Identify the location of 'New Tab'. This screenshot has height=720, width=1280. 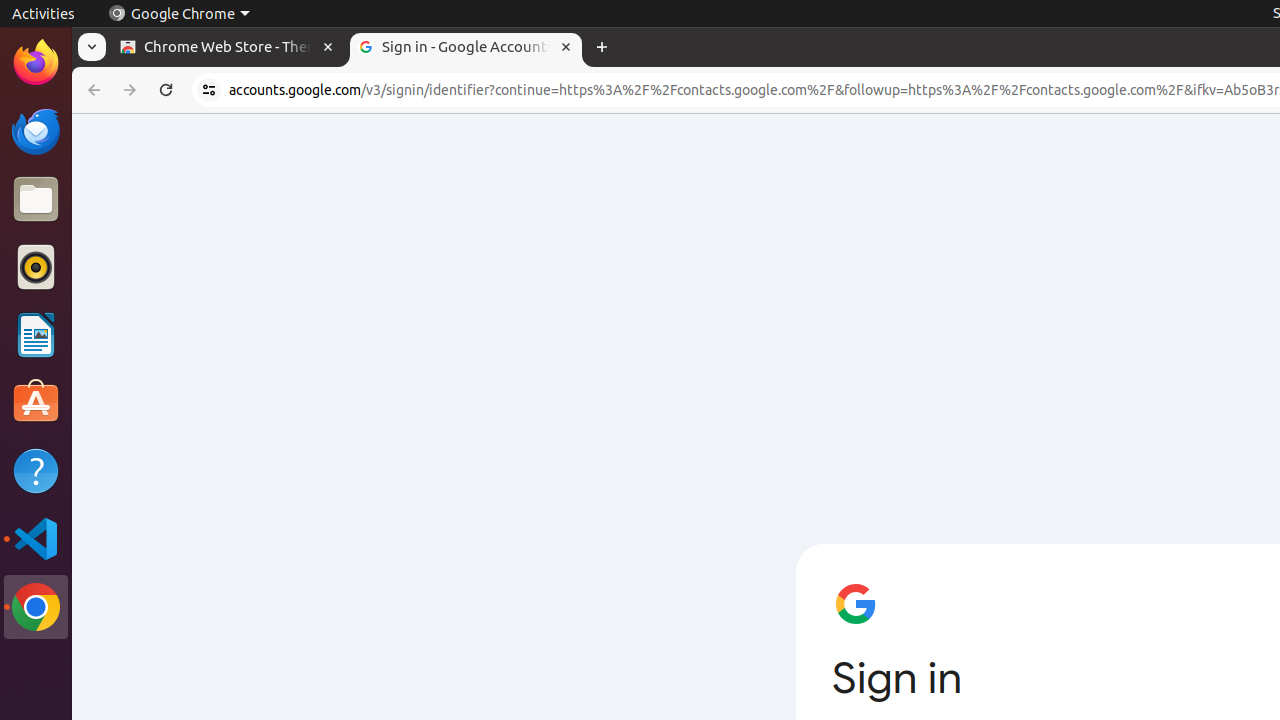
(600, 46).